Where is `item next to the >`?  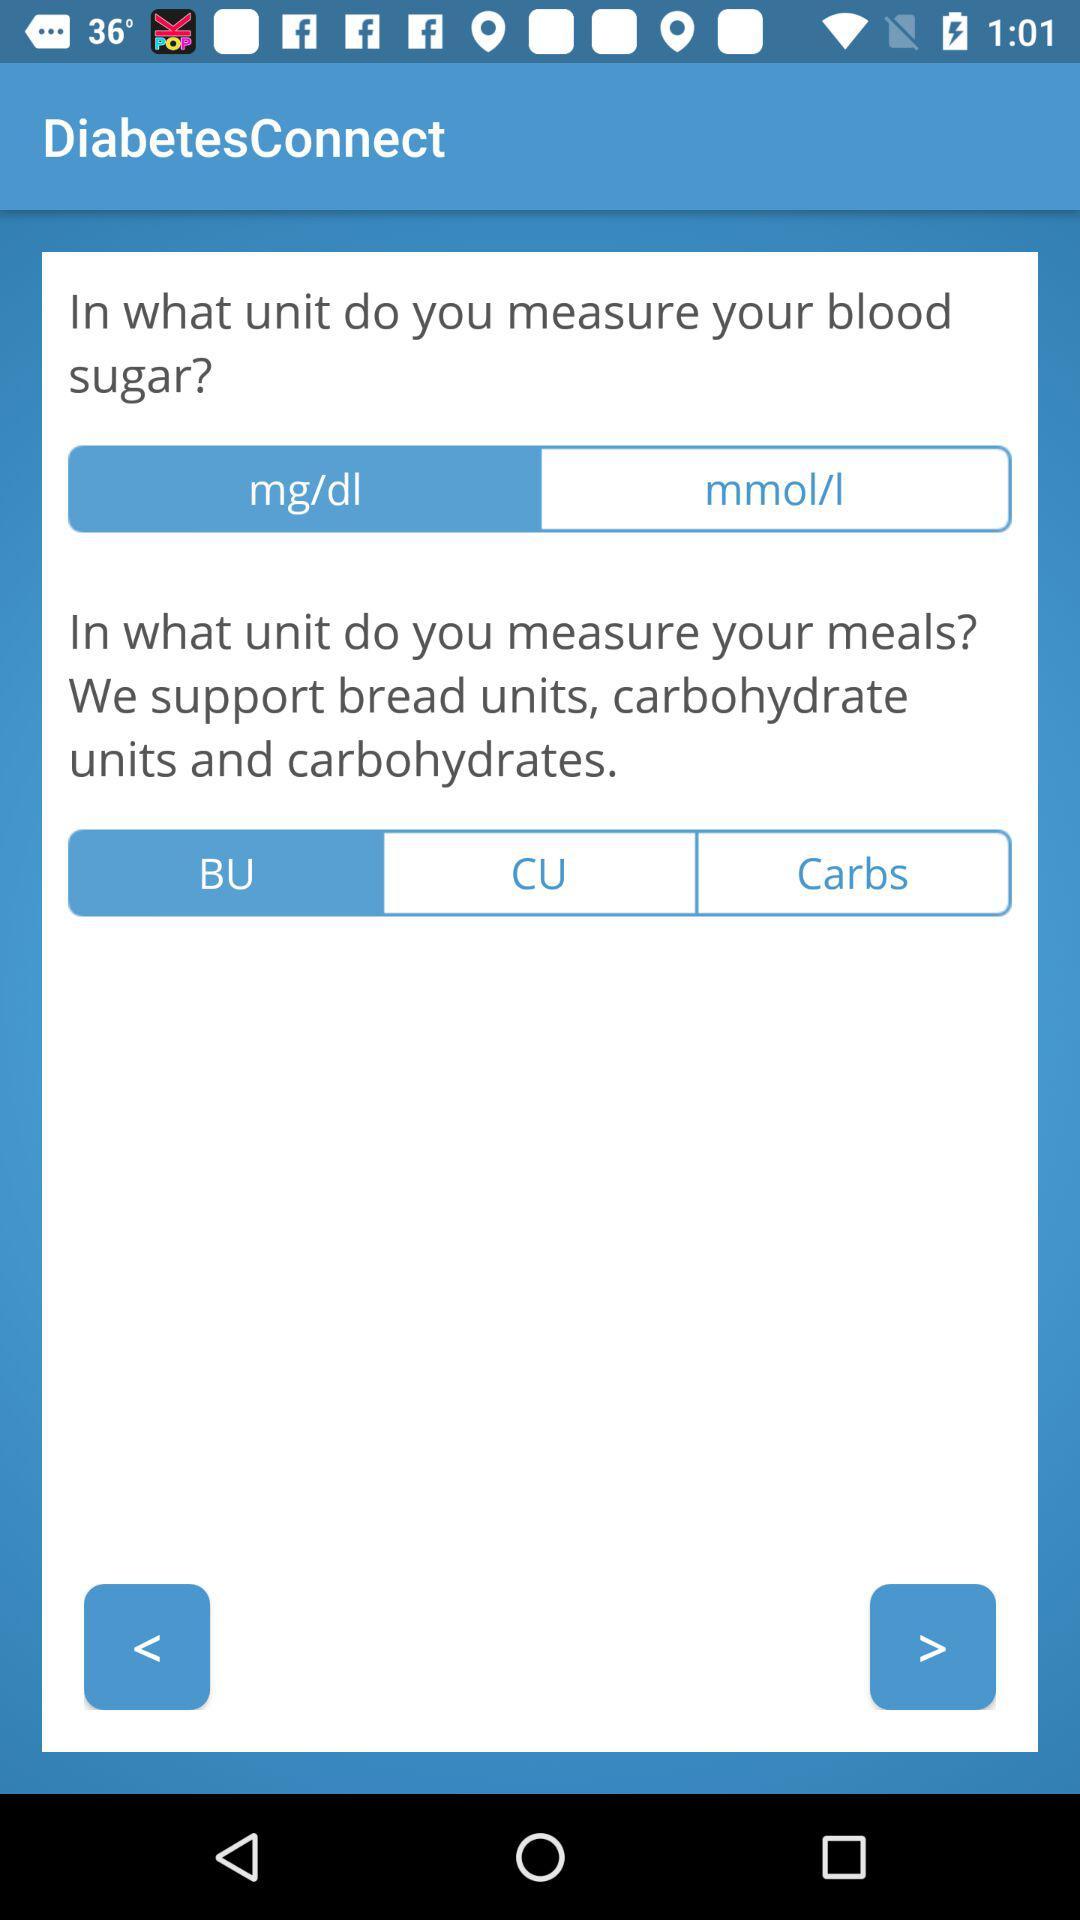
item next to the > is located at coordinates (145, 1646).